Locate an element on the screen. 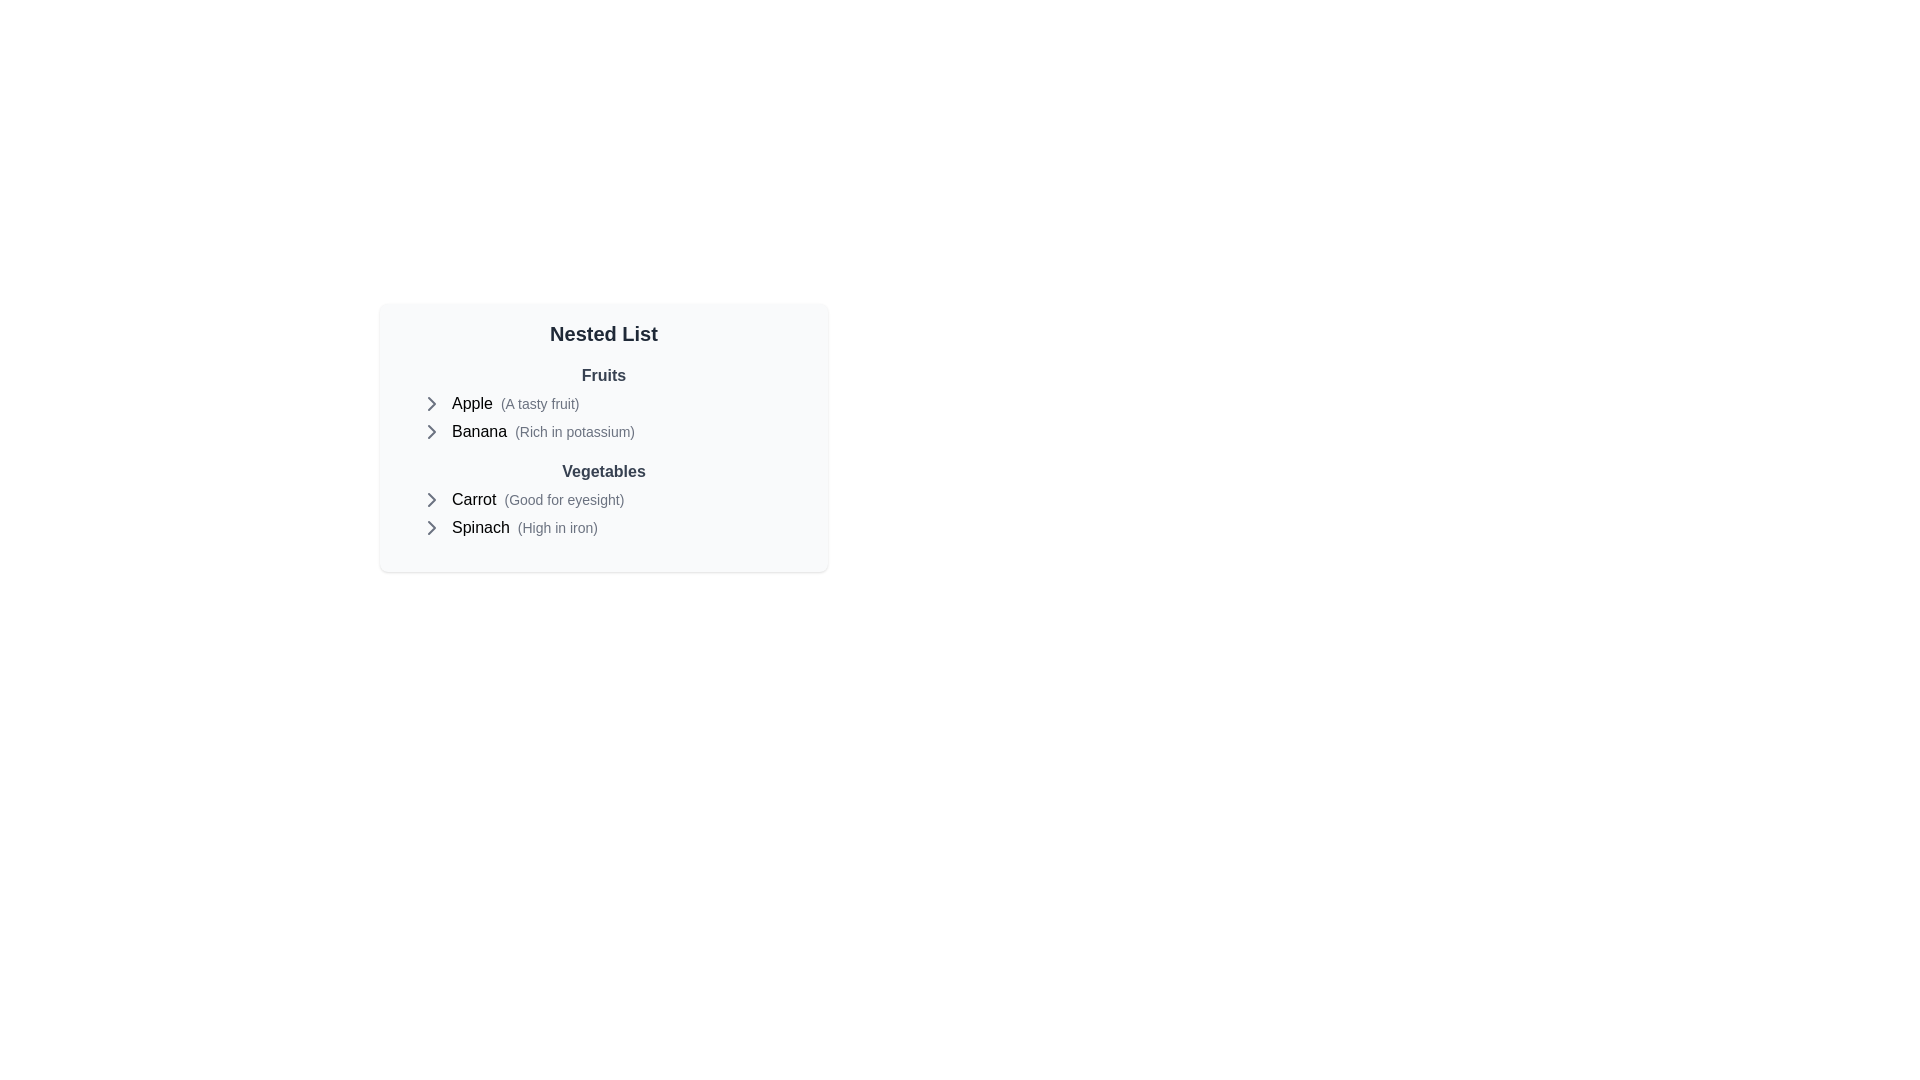 This screenshot has width=1920, height=1080. the text of the item Spinach is located at coordinates (480, 527).